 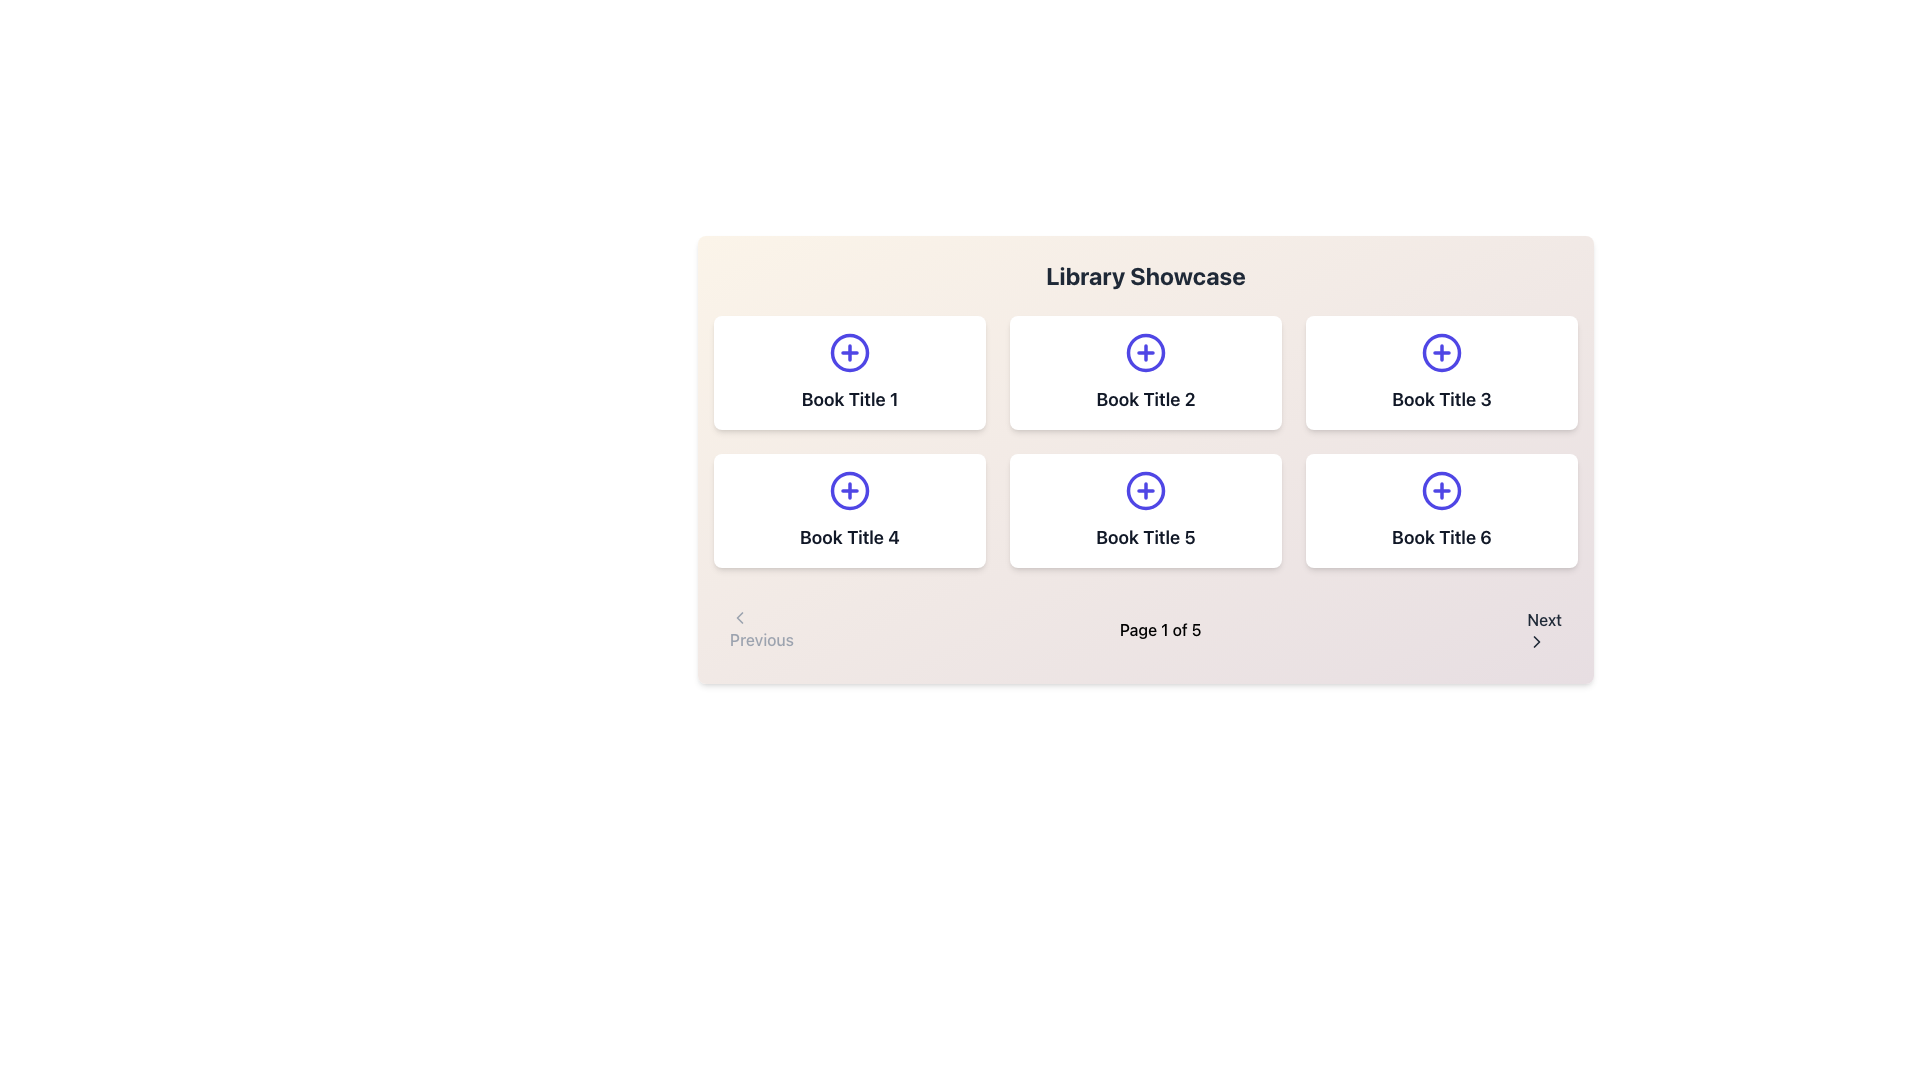 I want to click on the first Grid Item element, which is a rectangular tile with a white background, rounded corners, and a blue plus icon above the text 'Book Title 1', so click(x=849, y=373).